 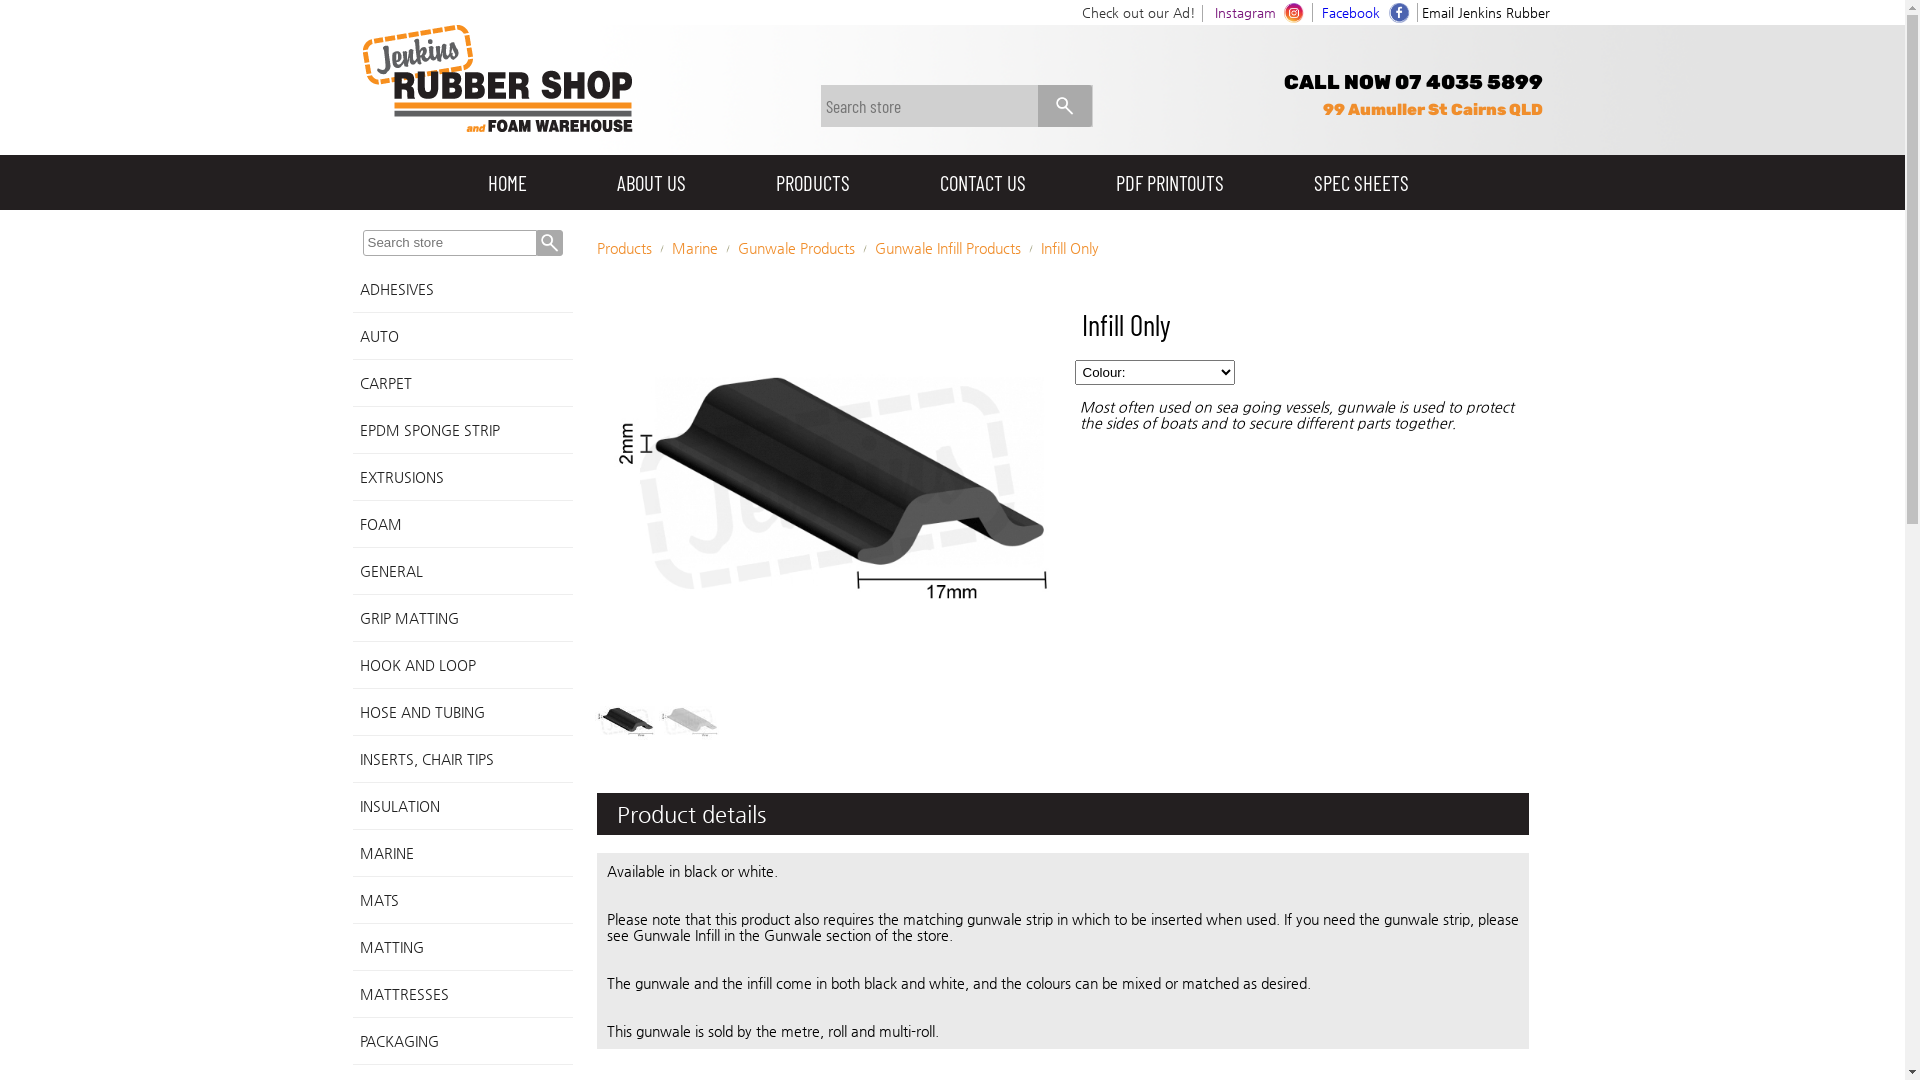 I want to click on 'ADHESIVES', so click(x=351, y=289).